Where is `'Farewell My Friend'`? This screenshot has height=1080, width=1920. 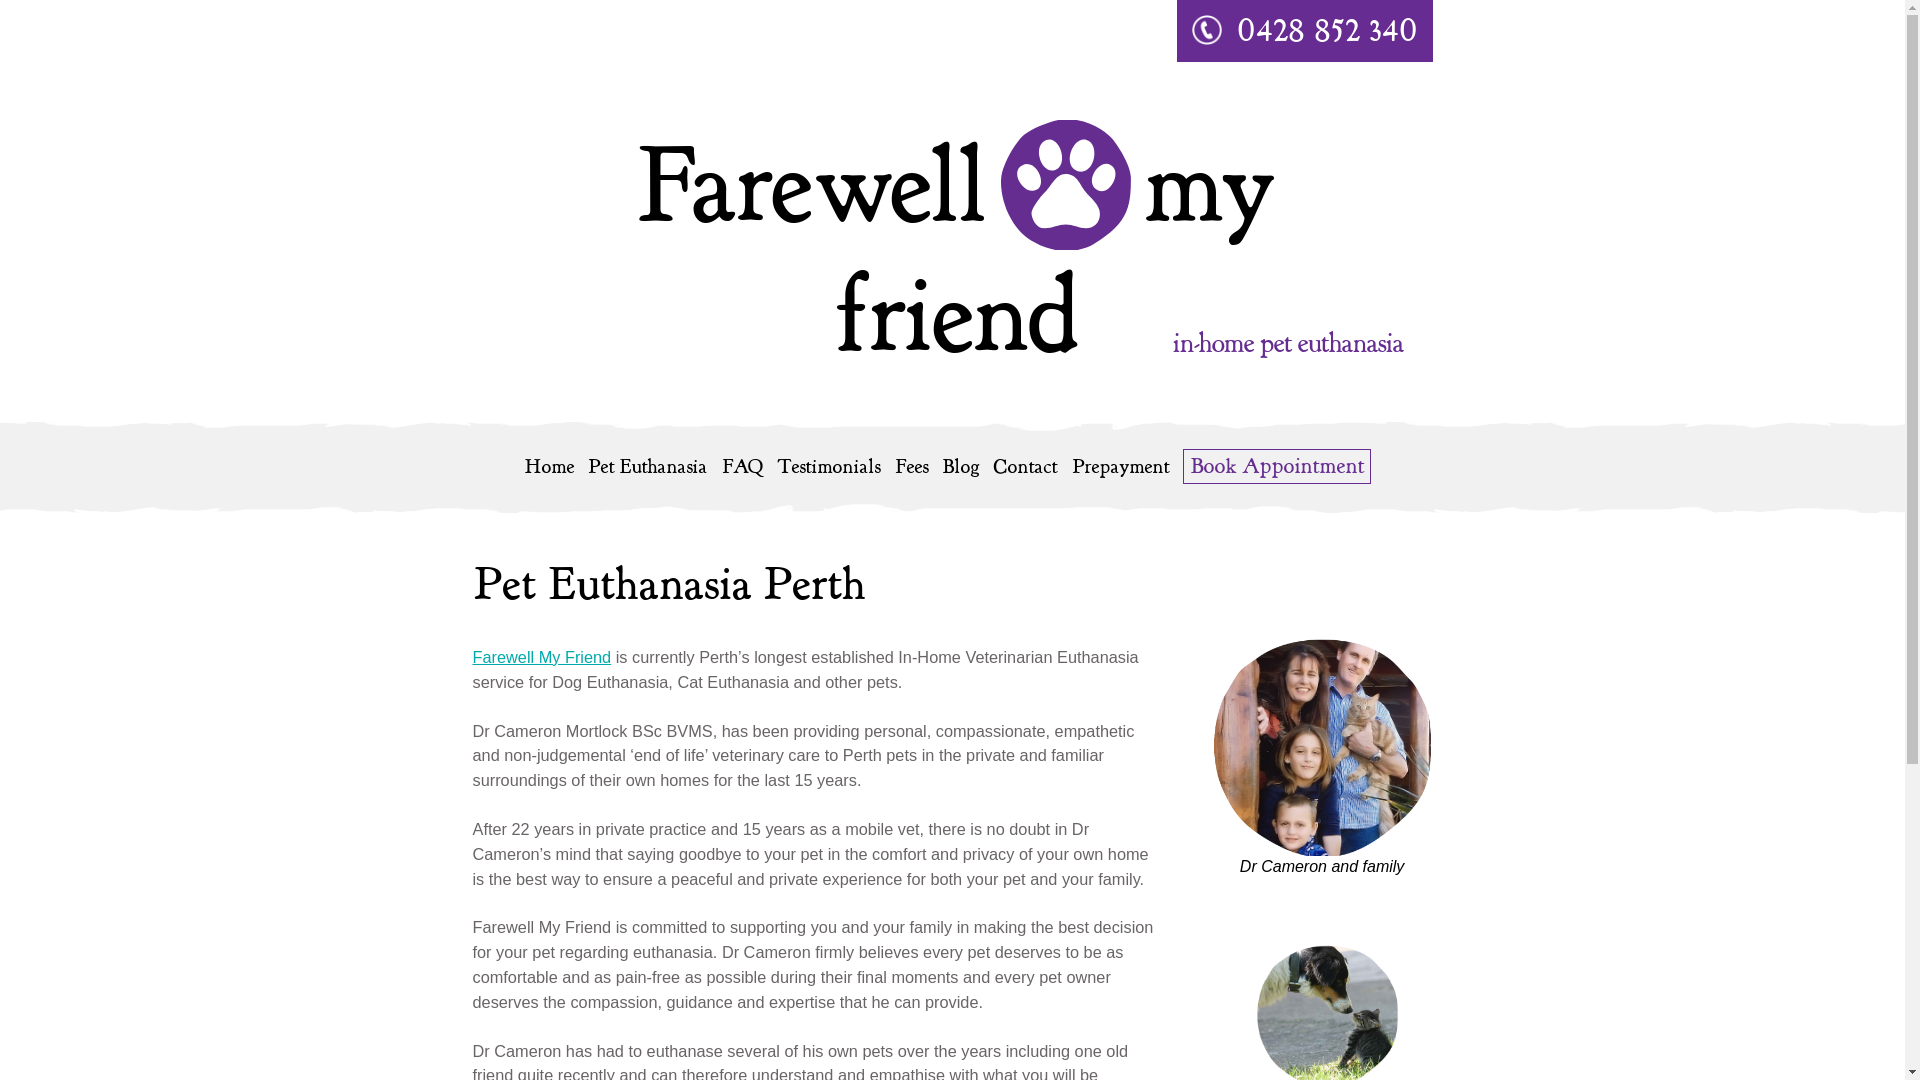 'Farewell My Friend' is located at coordinates (541, 656).